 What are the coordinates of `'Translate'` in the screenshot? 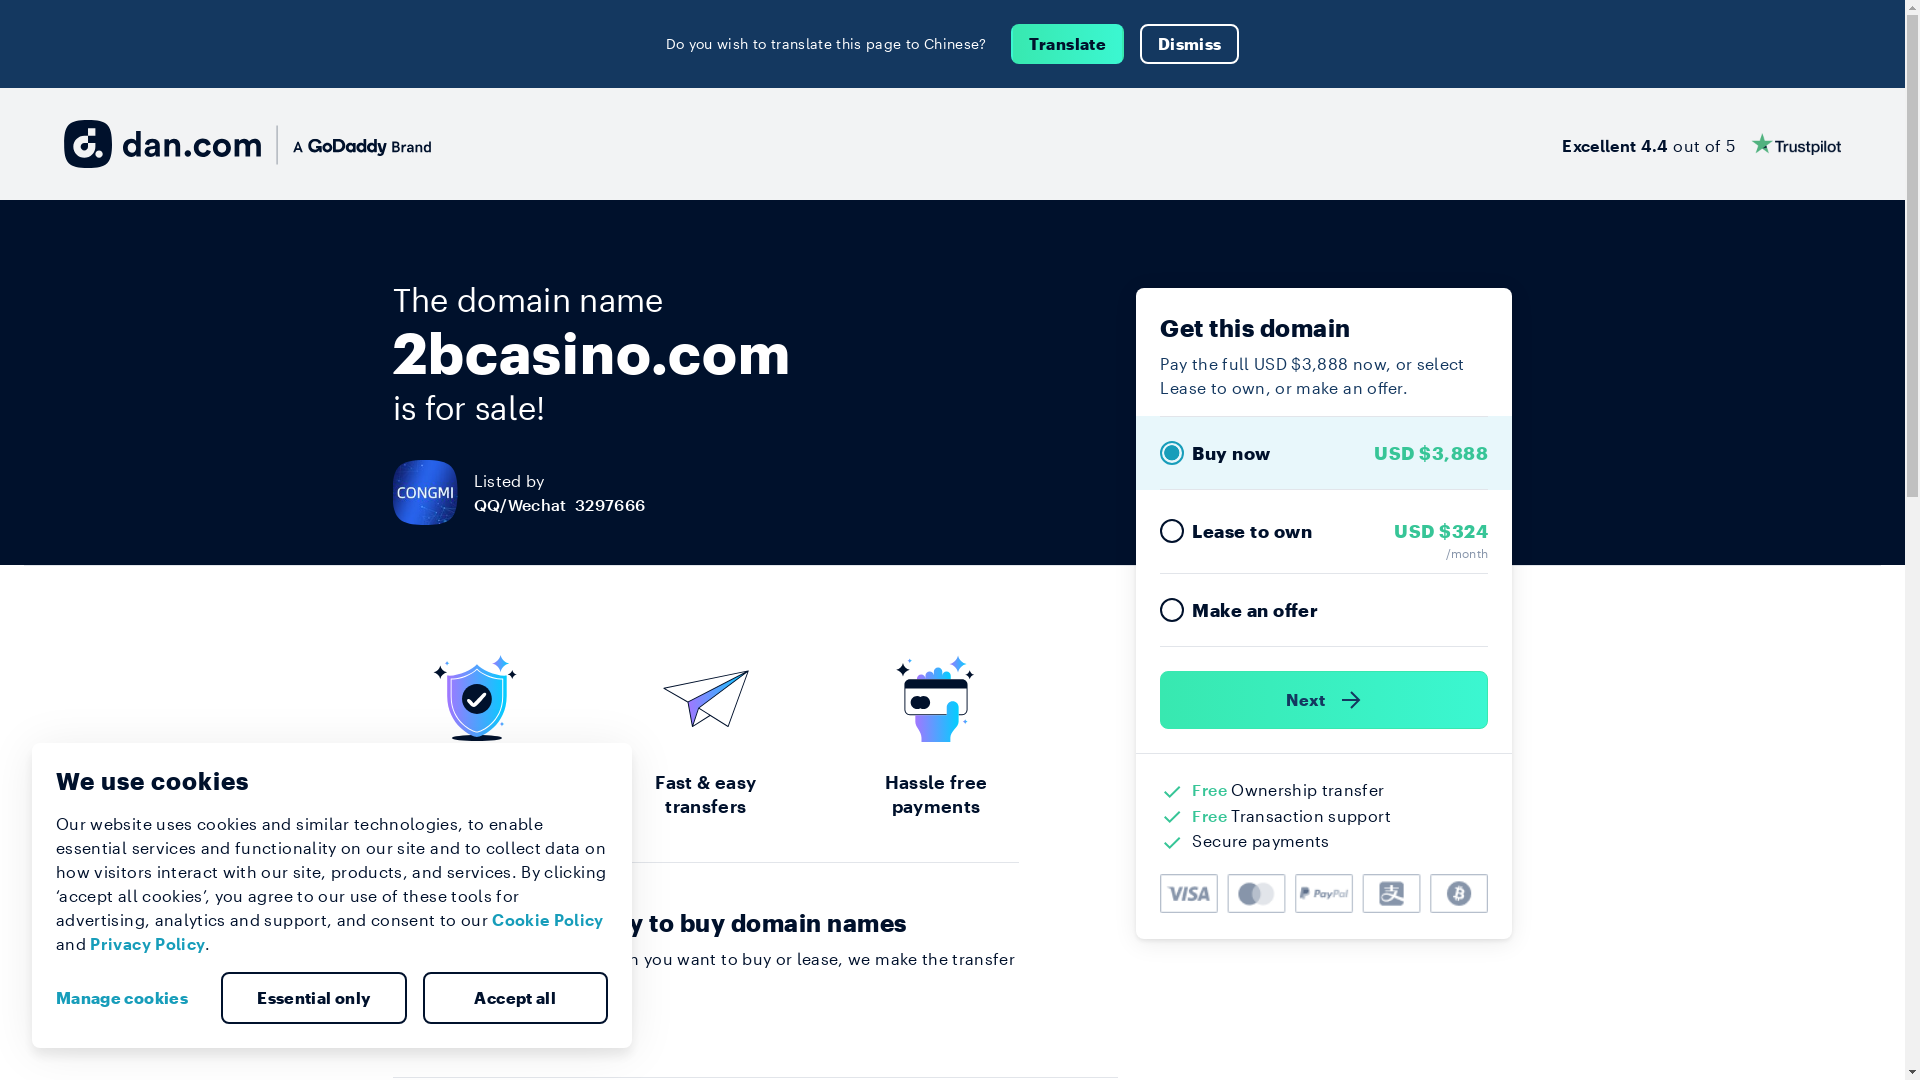 It's located at (1066, 43).